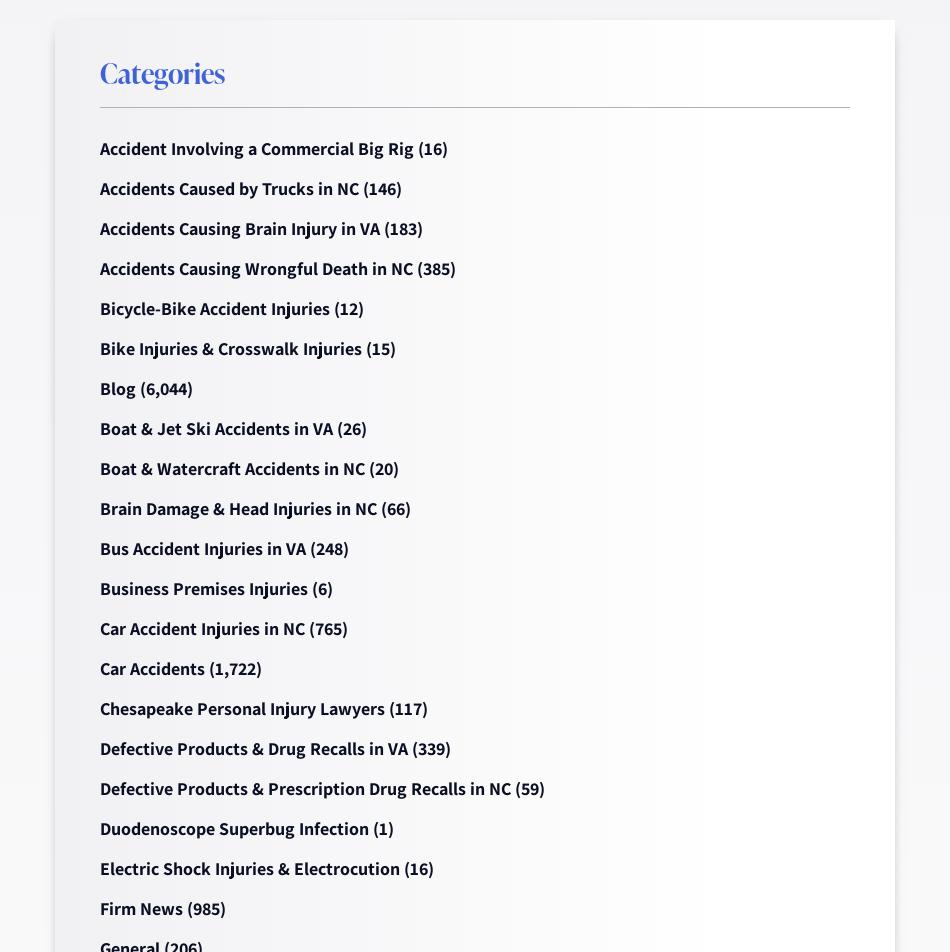  What do you see at coordinates (100, 868) in the screenshot?
I see `'Electric Shock Injuries & Electrocution'` at bounding box center [100, 868].